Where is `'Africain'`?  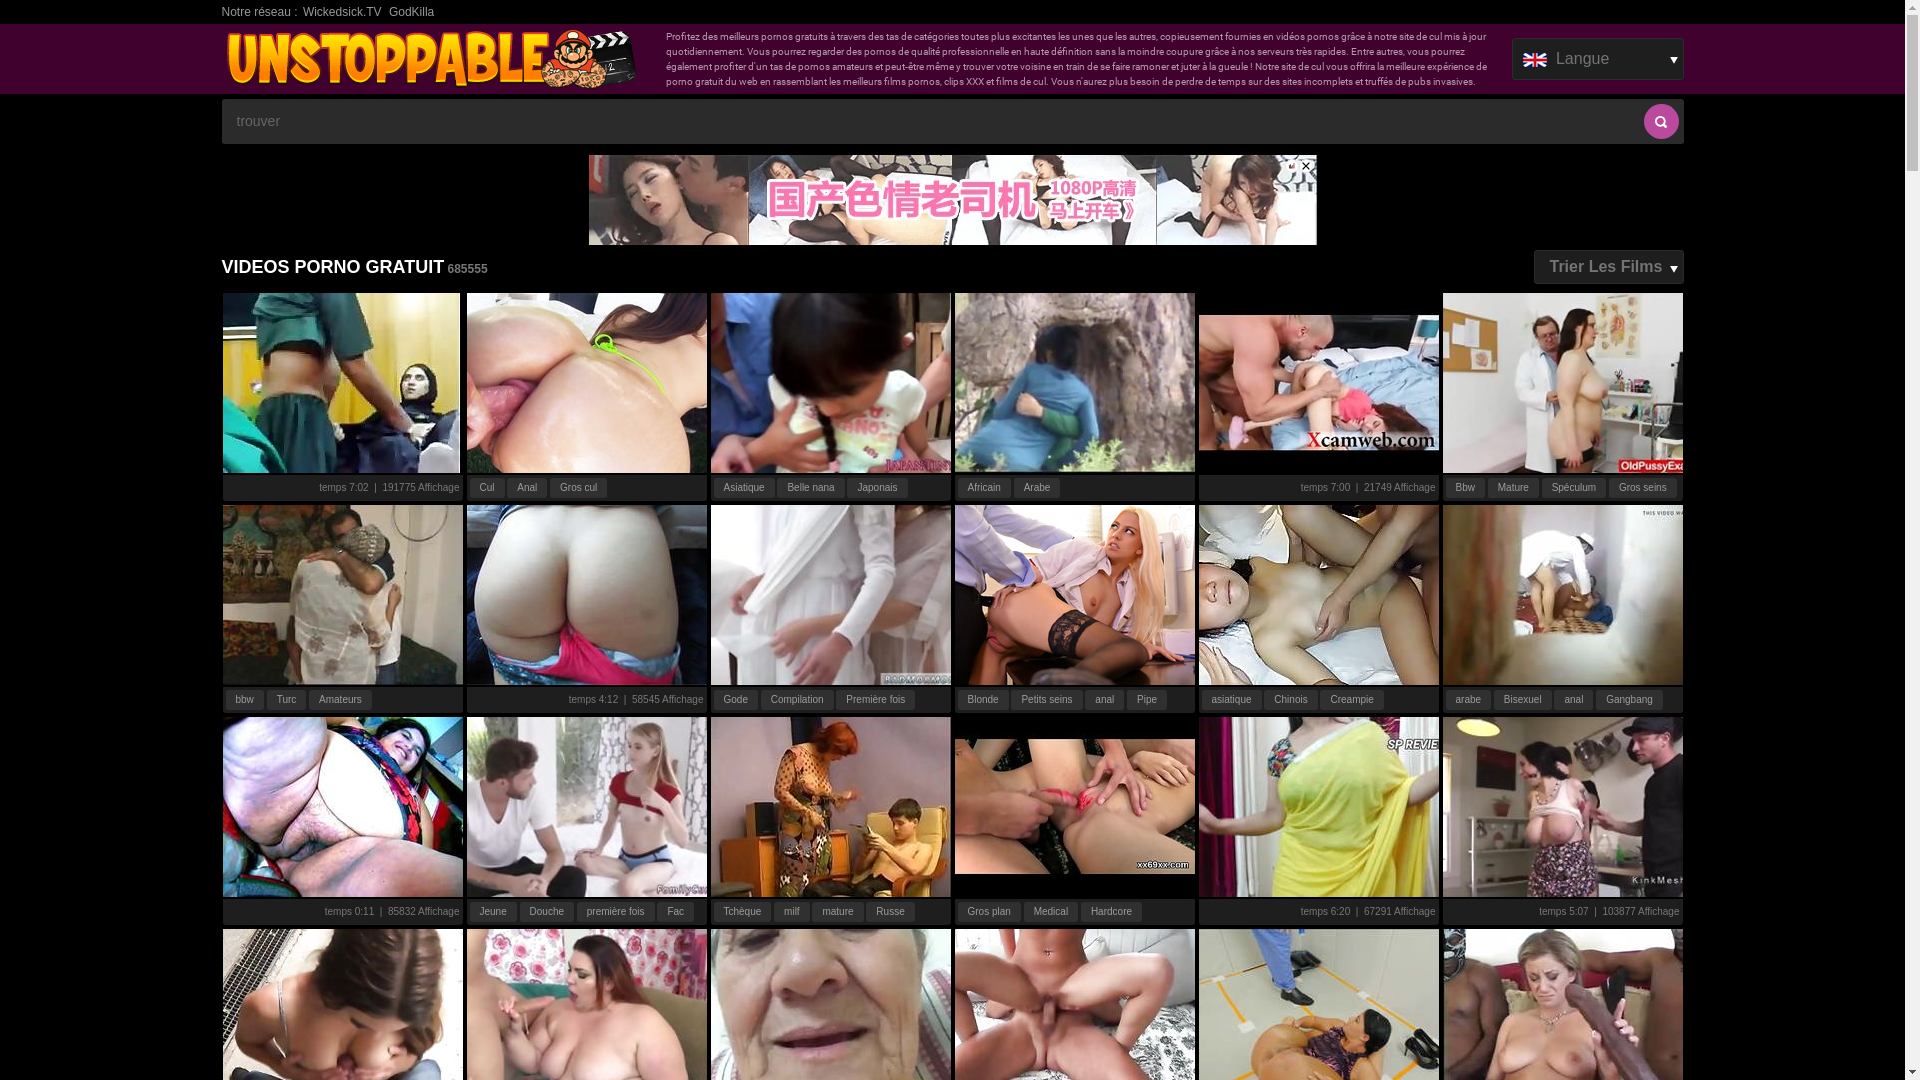
'Africain' is located at coordinates (984, 488).